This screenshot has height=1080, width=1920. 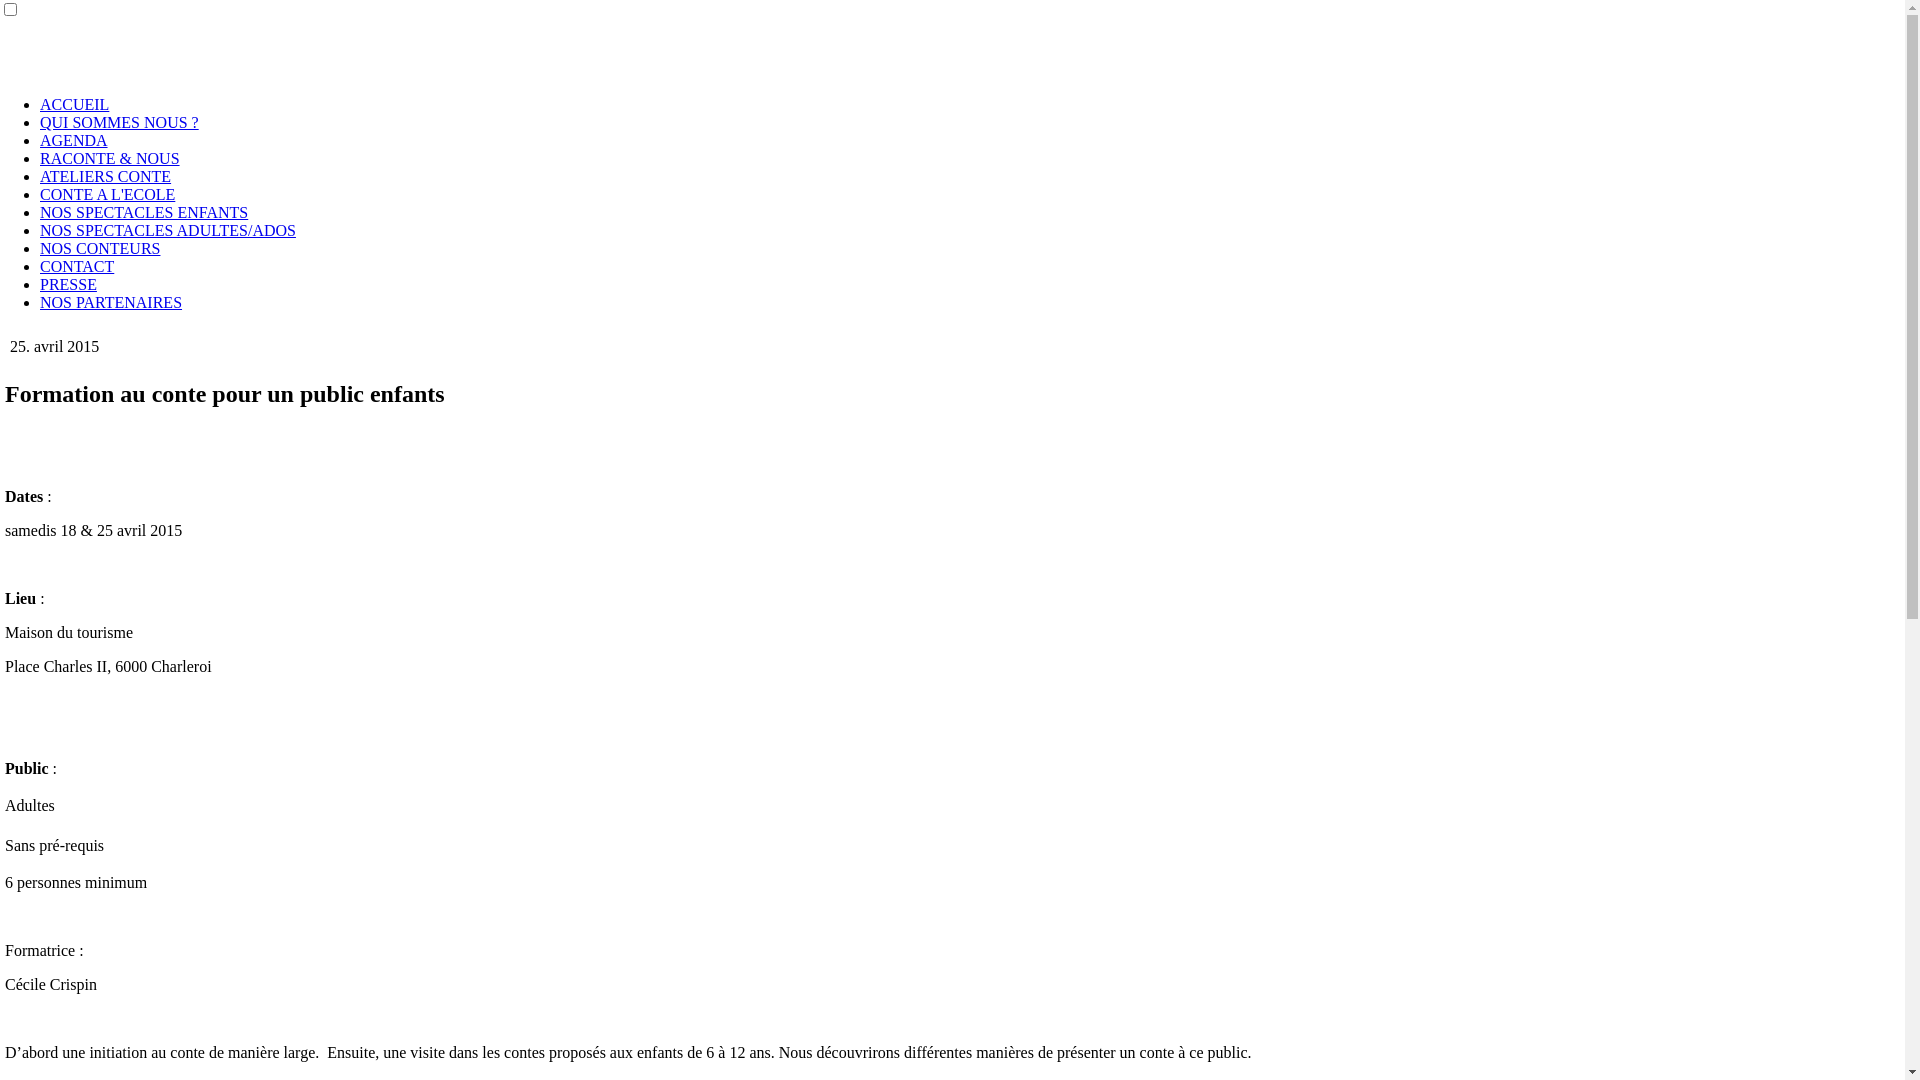 What do you see at coordinates (39, 157) in the screenshot?
I see `'RACONTE & NOUS'` at bounding box center [39, 157].